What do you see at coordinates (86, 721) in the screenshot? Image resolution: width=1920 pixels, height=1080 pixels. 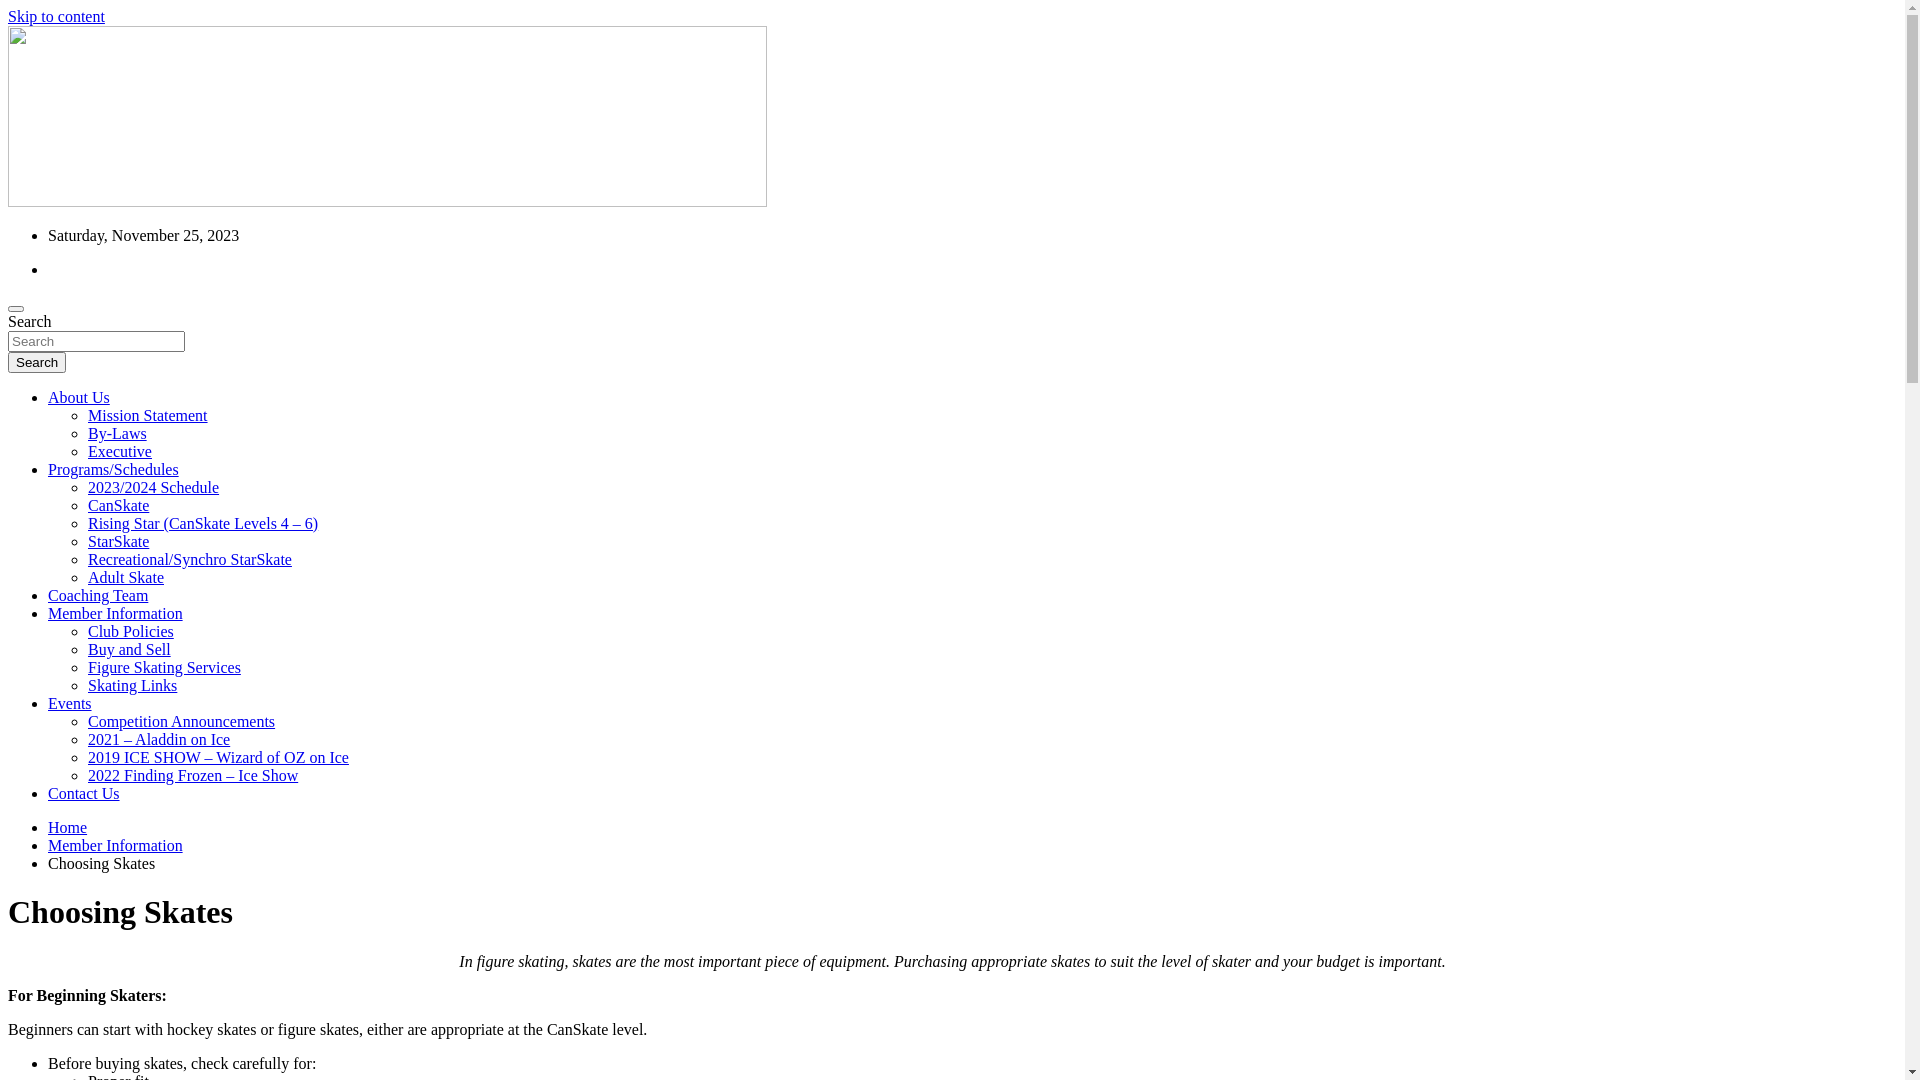 I see `'Competition Announcements'` at bounding box center [86, 721].